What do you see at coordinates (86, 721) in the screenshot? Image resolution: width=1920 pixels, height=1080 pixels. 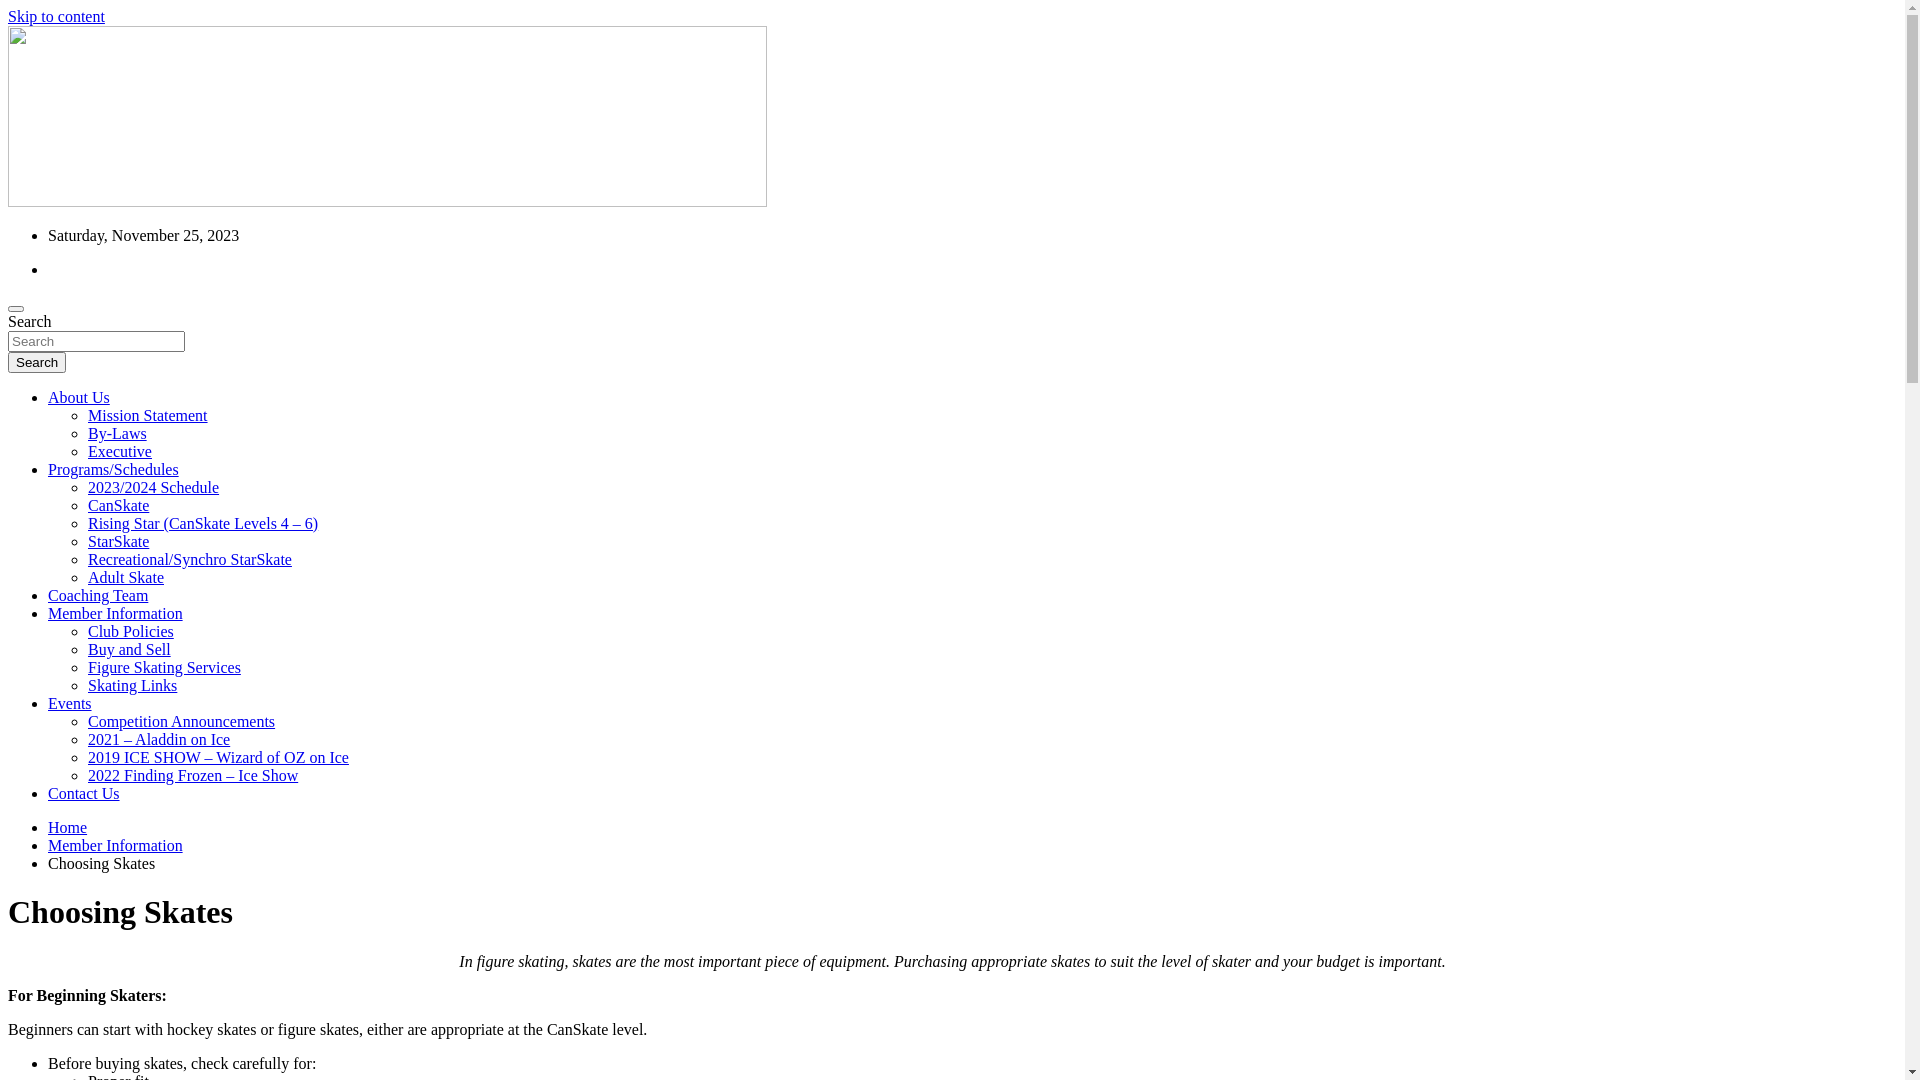 I see `'Competition Announcements'` at bounding box center [86, 721].